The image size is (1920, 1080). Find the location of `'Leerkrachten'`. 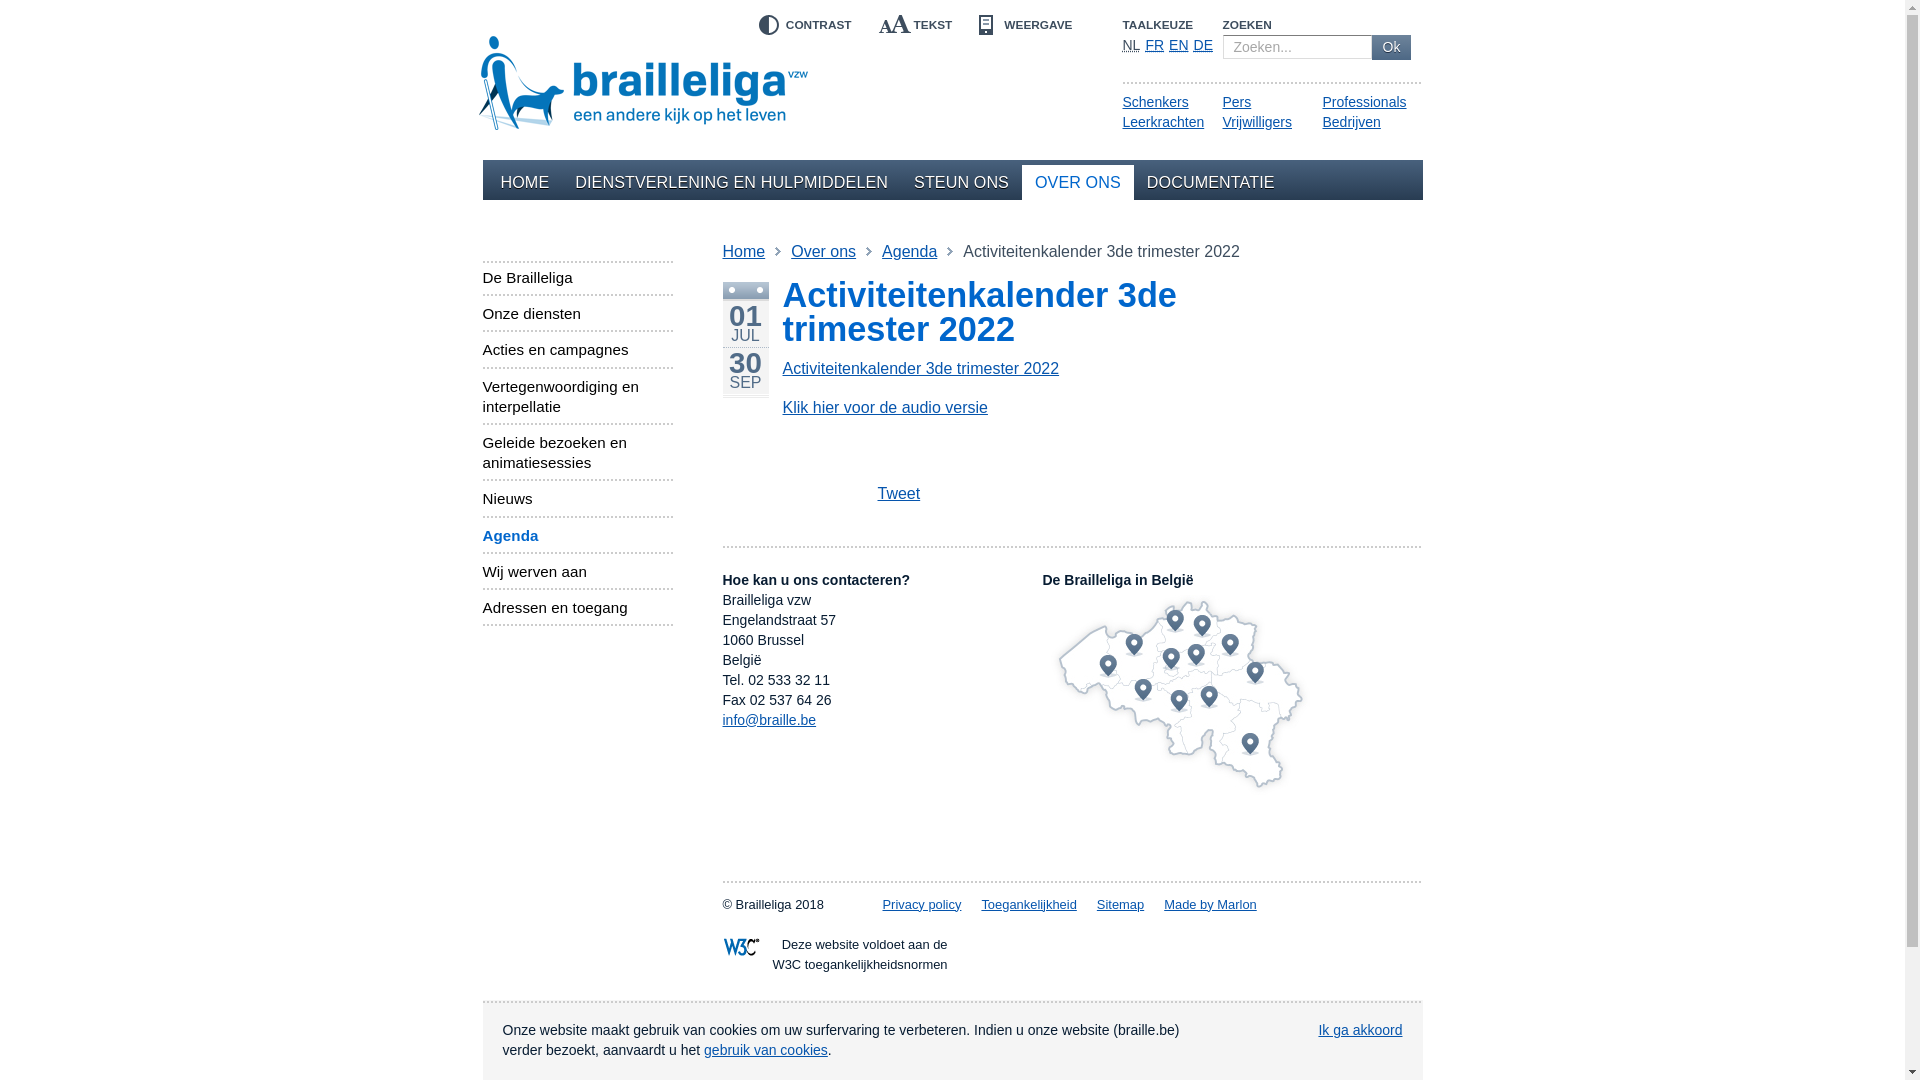

'Leerkrachten' is located at coordinates (1162, 122).